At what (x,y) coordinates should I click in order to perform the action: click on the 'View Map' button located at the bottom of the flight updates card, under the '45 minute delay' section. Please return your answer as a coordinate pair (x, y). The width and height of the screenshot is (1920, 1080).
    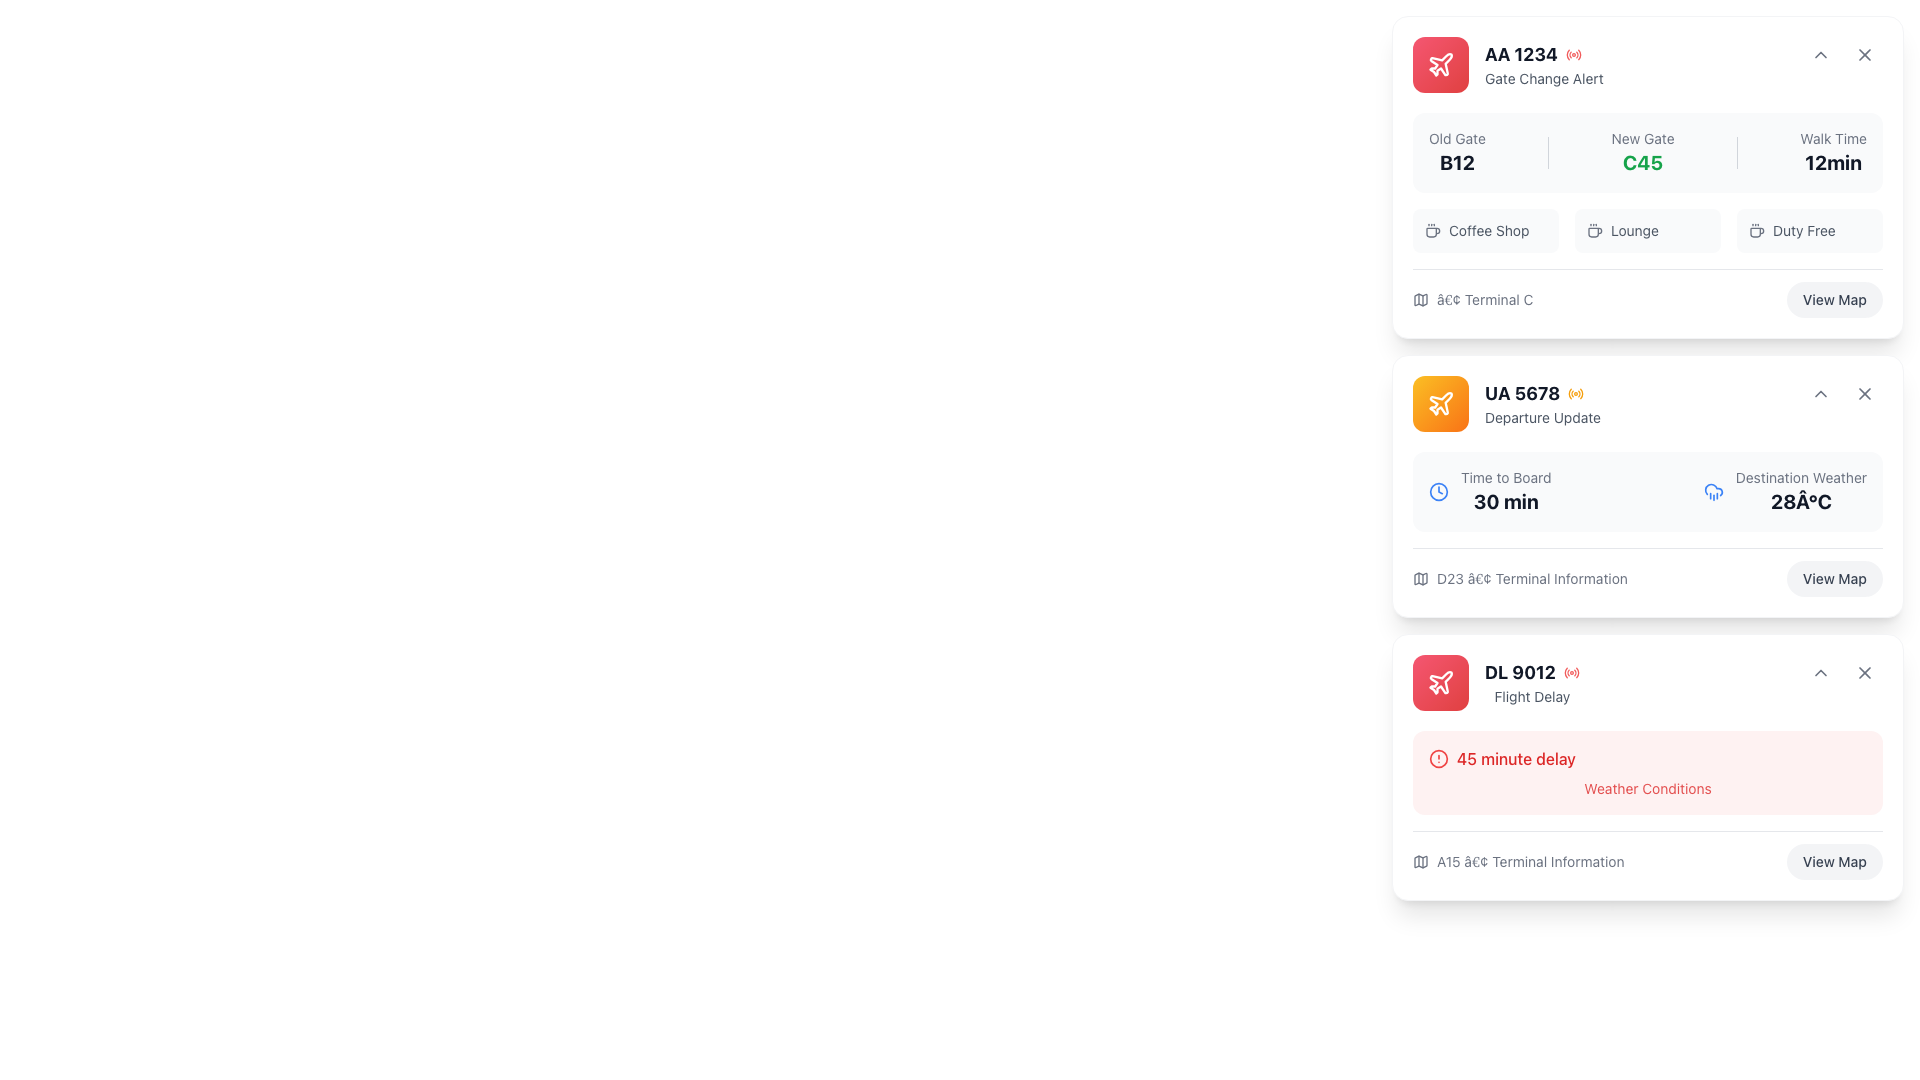
    Looking at the image, I should click on (1647, 855).